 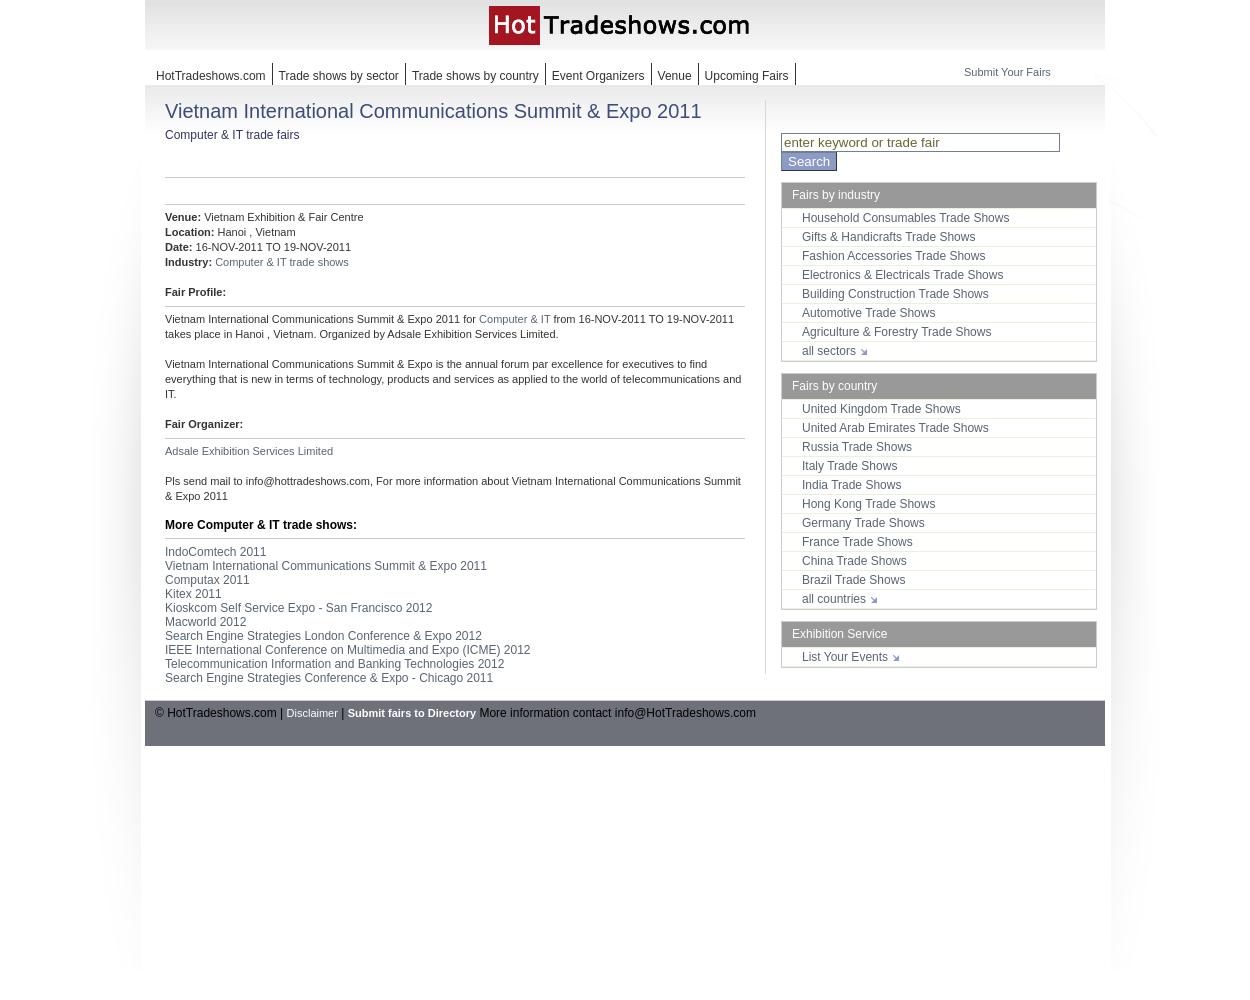 I want to click on 'Kioskcom Self Service Expo - San Francisco 2012', so click(x=298, y=607).